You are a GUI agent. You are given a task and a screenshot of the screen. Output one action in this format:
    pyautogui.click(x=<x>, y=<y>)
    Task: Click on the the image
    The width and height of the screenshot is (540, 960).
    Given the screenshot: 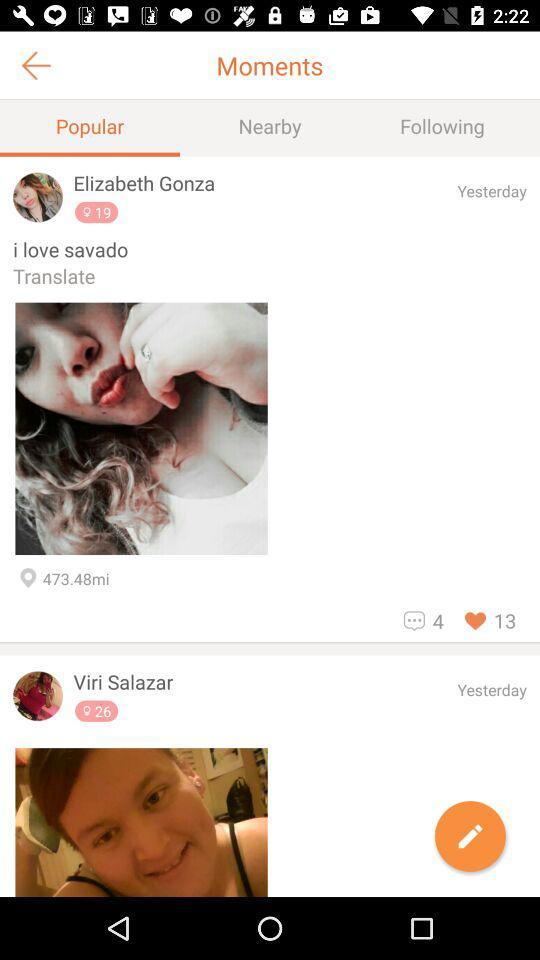 What is the action you would take?
    pyautogui.click(x=140, y=822)
    